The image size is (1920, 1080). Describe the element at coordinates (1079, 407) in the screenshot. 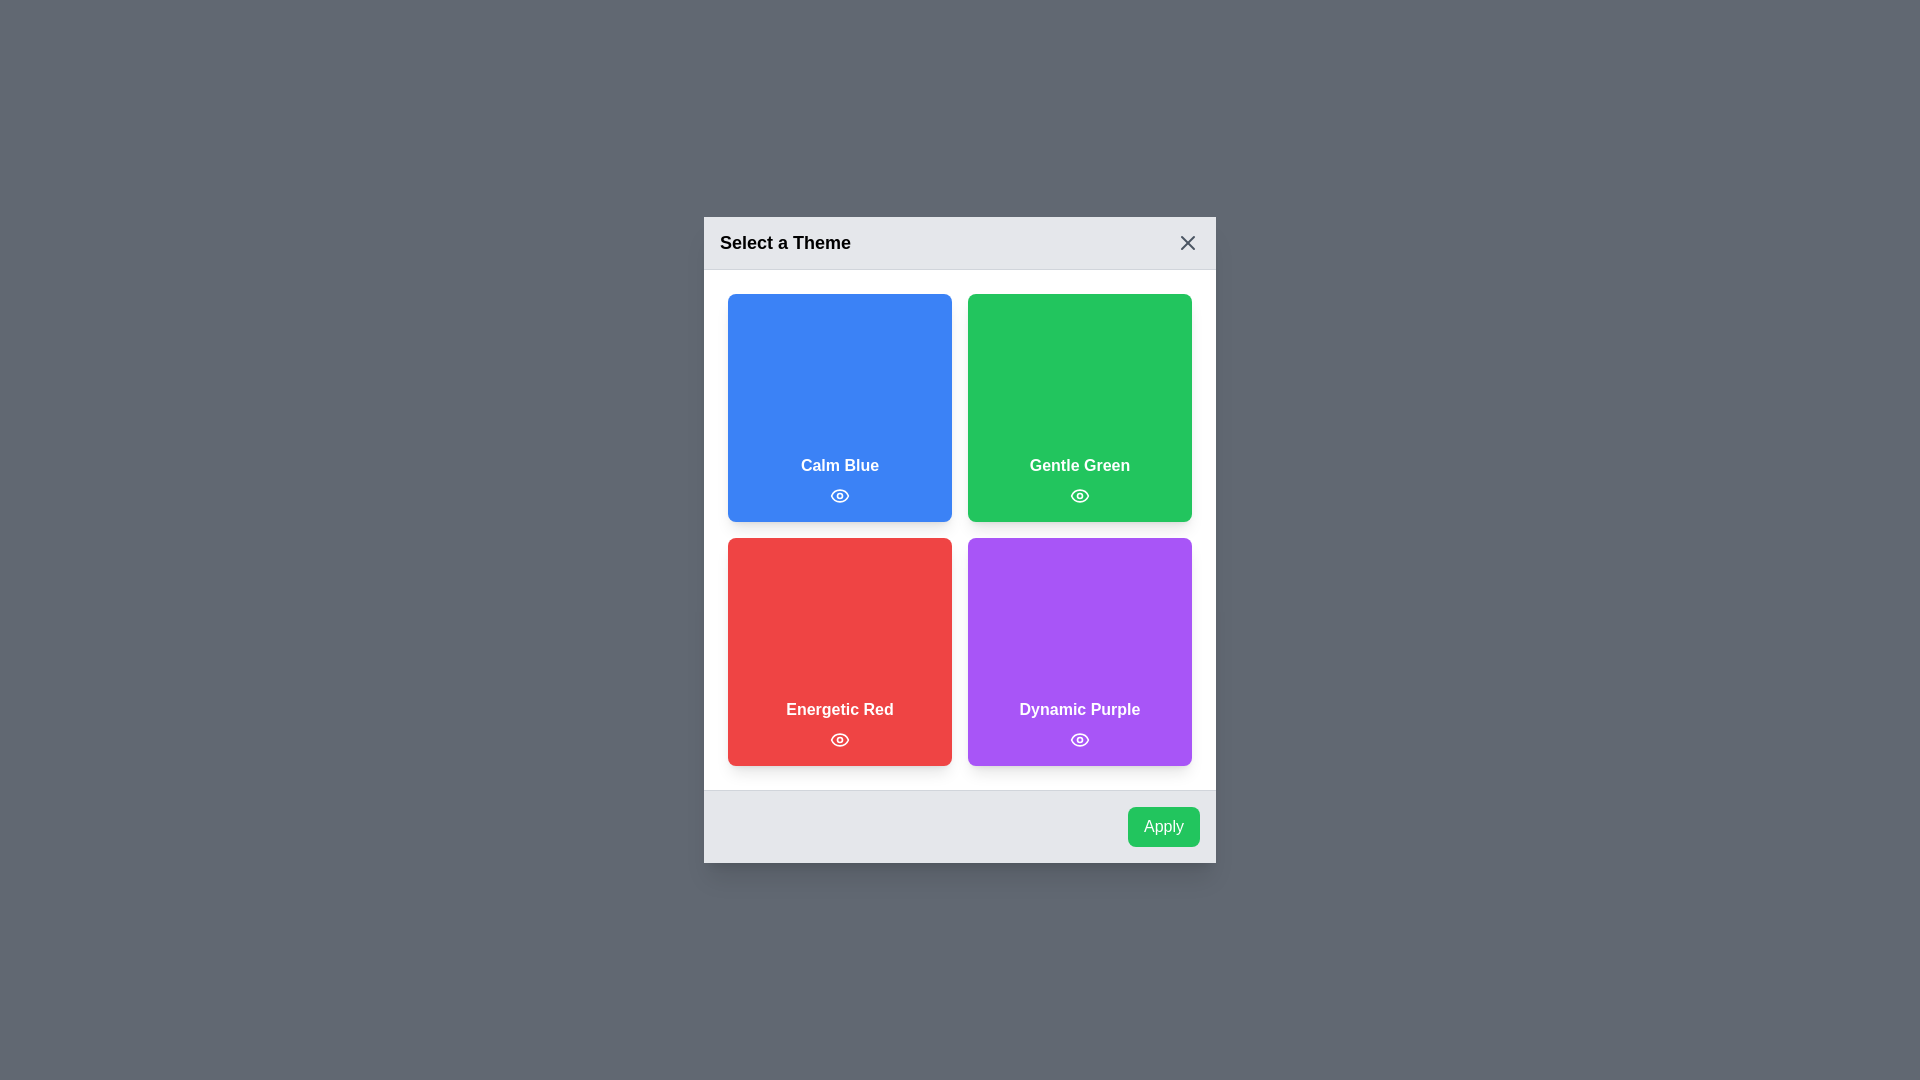

I see `the theme Gentle Green by clicking on its respective area` at that location.